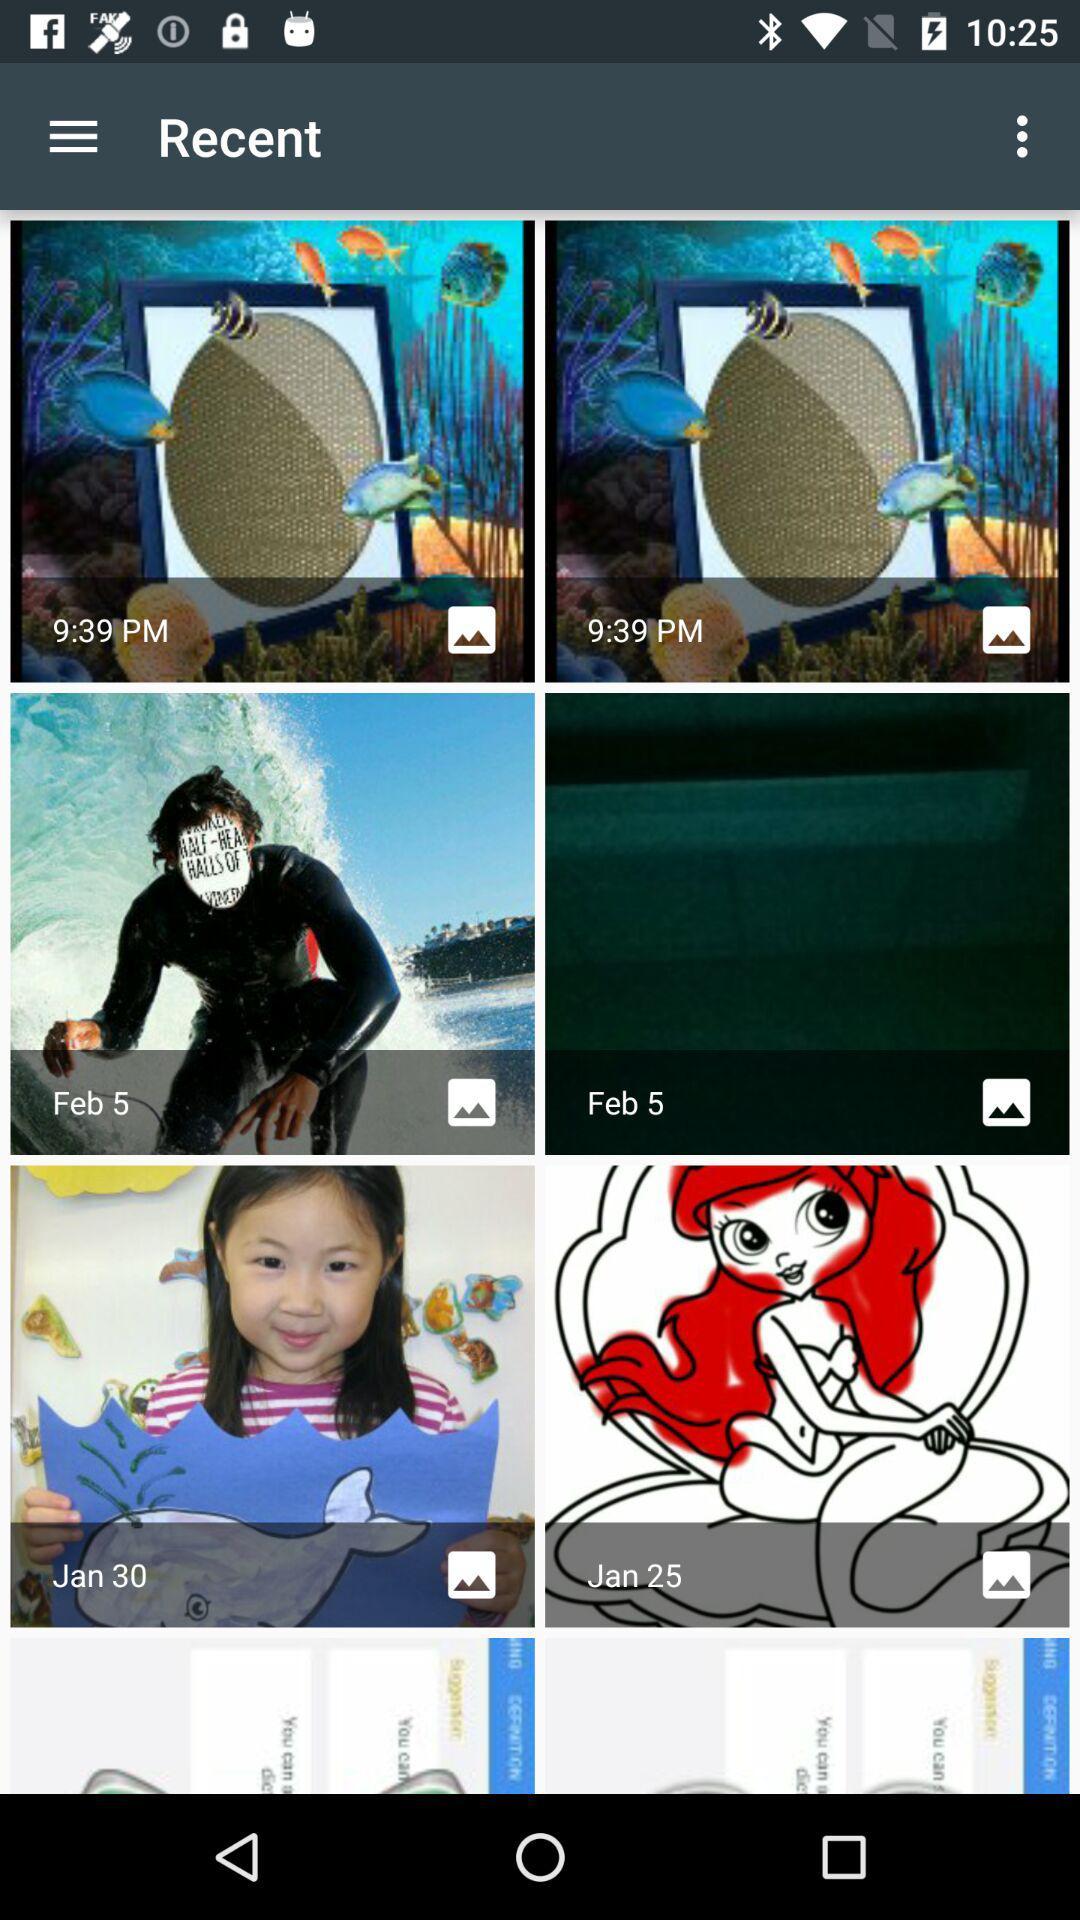  Describe the element at coordinates (806, 1395) in the screenshot. I see `the sixth image of the page` at that location.